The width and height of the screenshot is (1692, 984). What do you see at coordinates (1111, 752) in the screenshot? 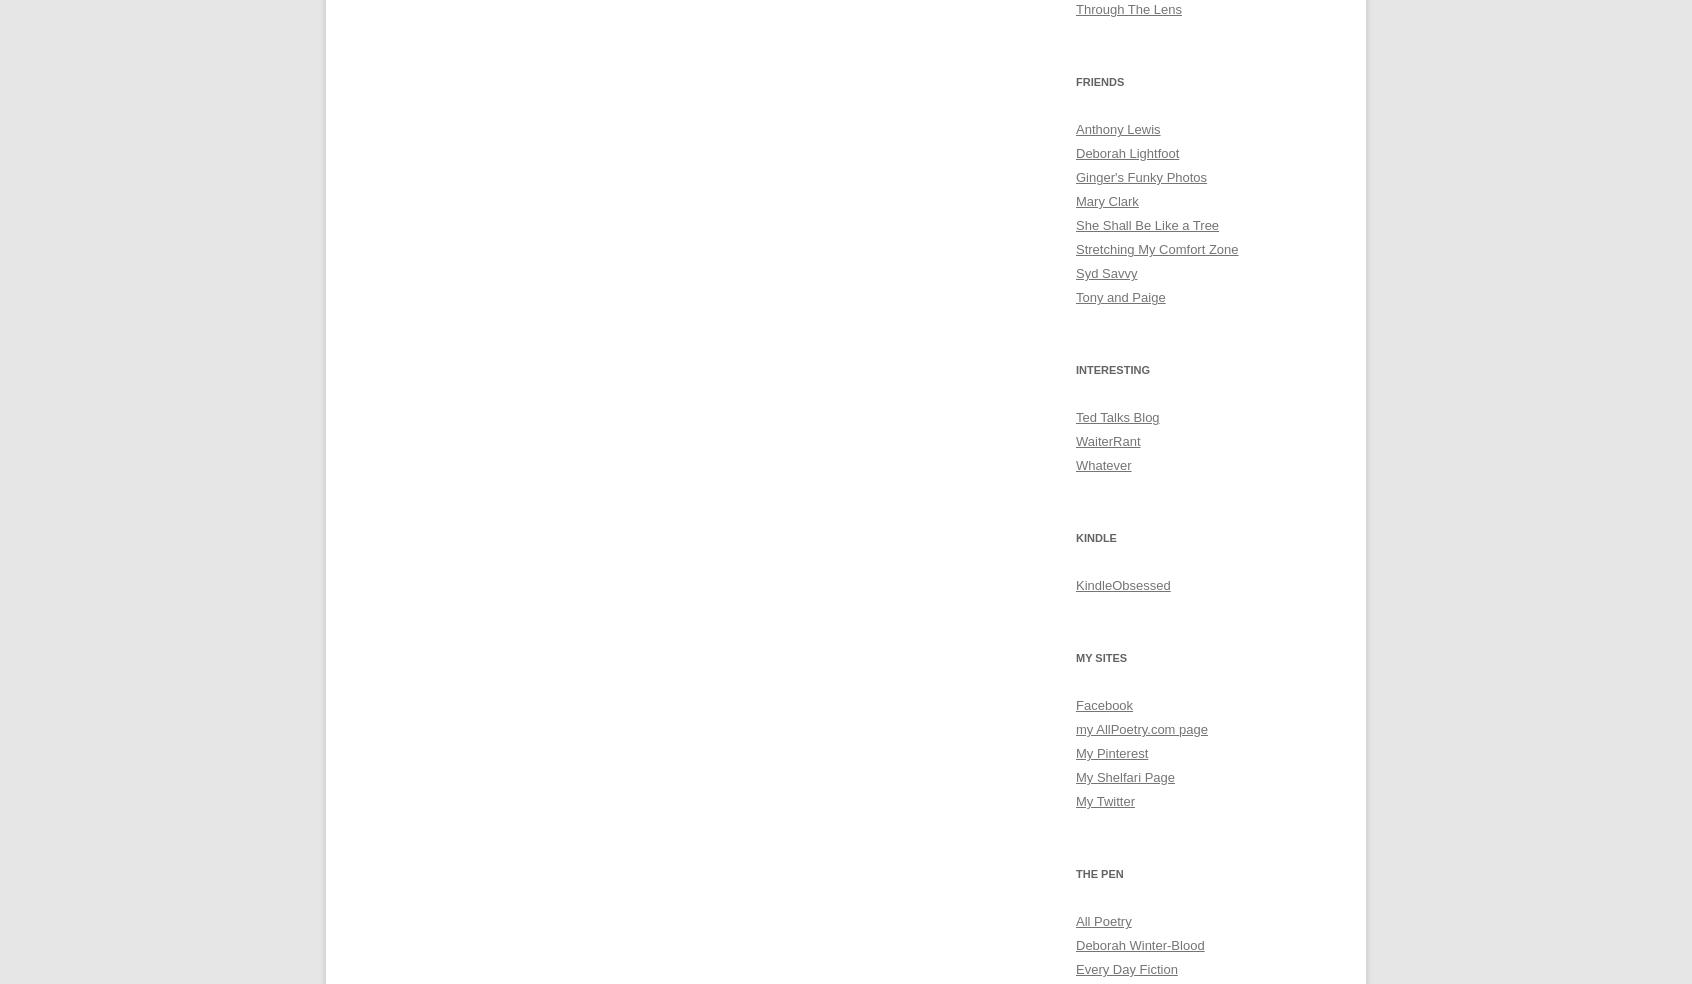
I see `'My Pinterest'` at bounding box center [1111, 752].